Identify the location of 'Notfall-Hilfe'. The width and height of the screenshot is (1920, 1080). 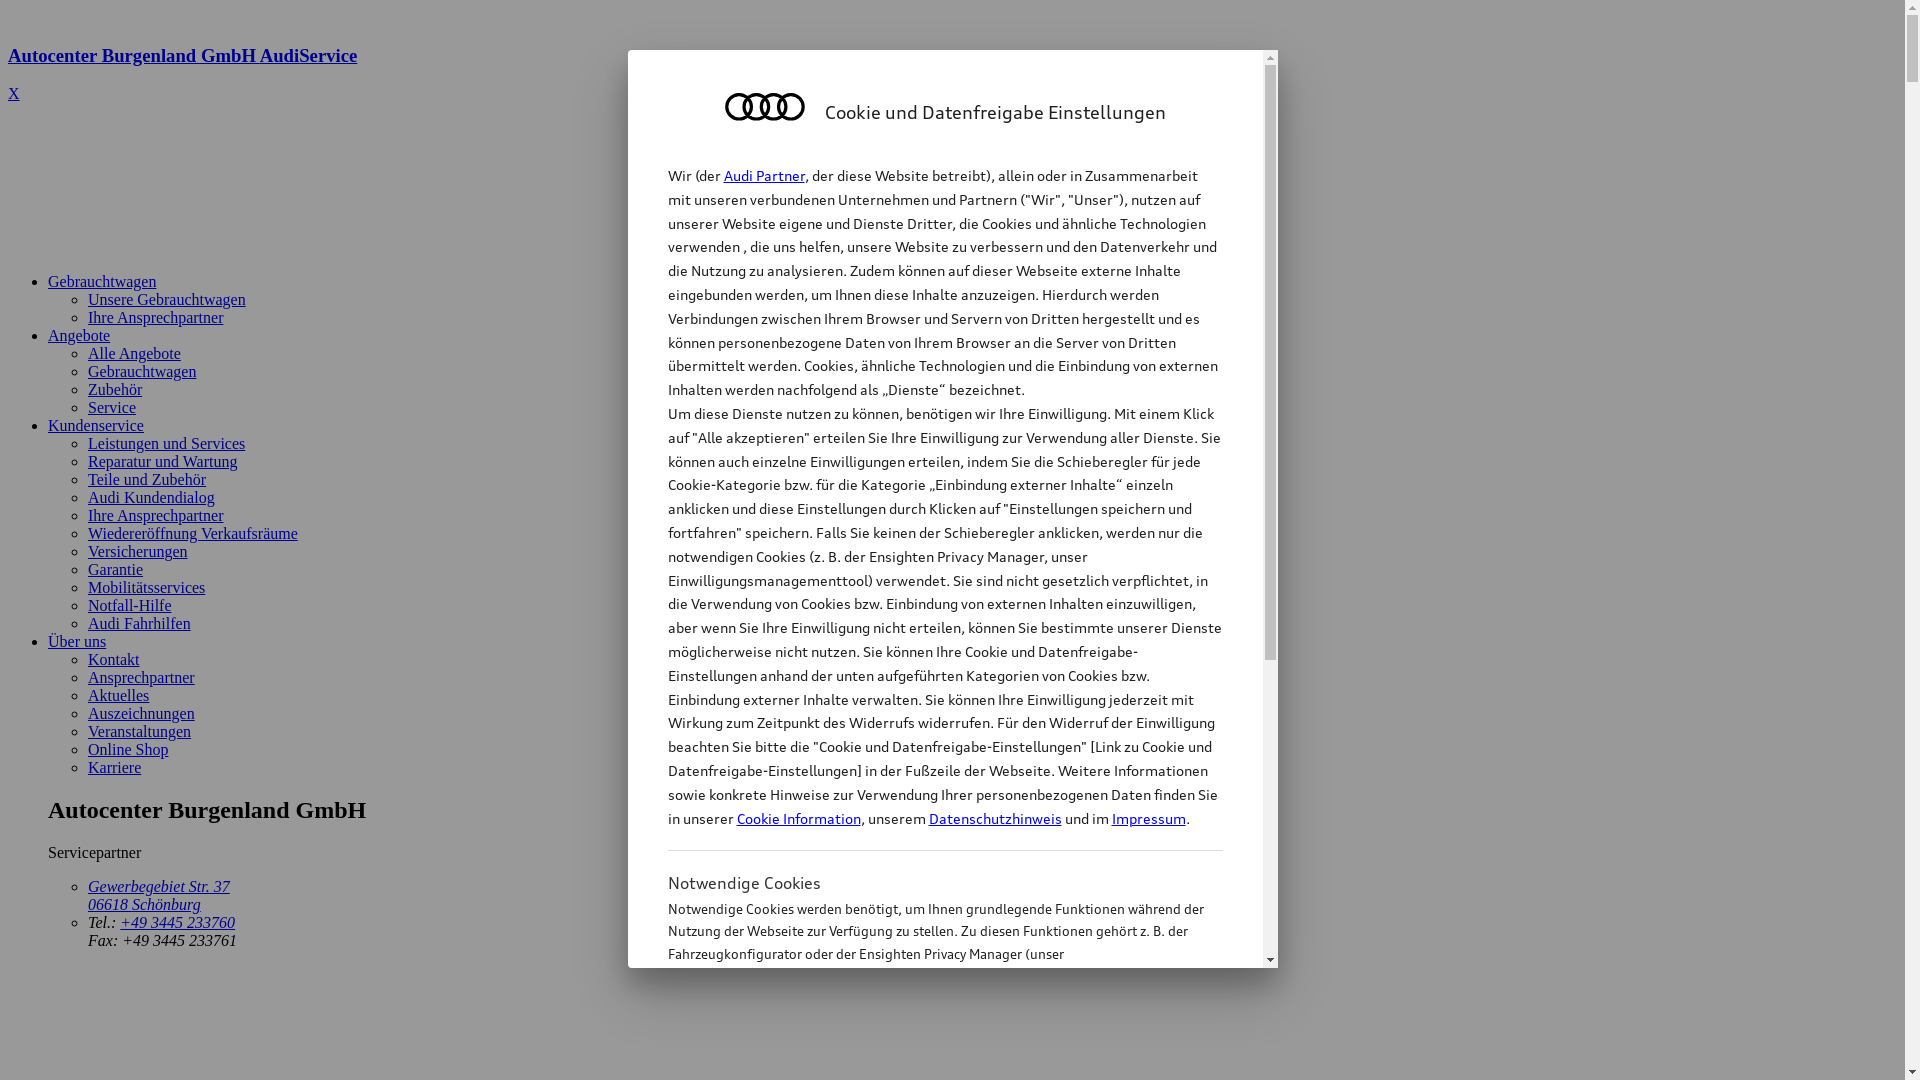
(128, 604).